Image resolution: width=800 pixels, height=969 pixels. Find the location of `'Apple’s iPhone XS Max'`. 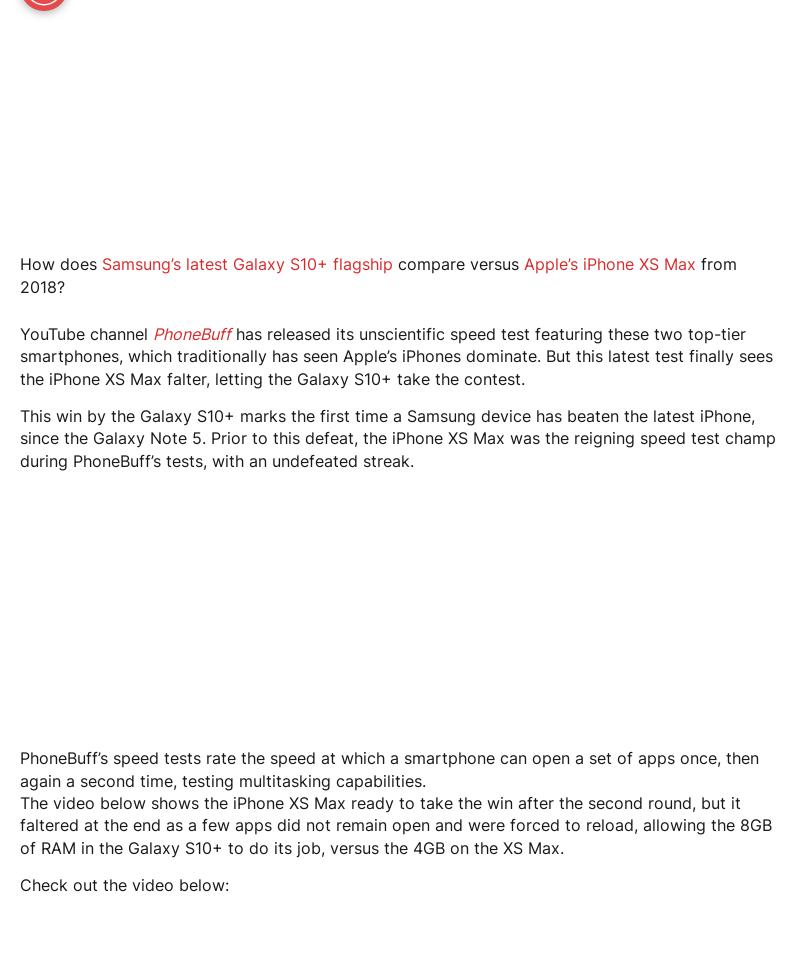

'Apple’s iPhone XS Max' is located at coordinates (610, 262).